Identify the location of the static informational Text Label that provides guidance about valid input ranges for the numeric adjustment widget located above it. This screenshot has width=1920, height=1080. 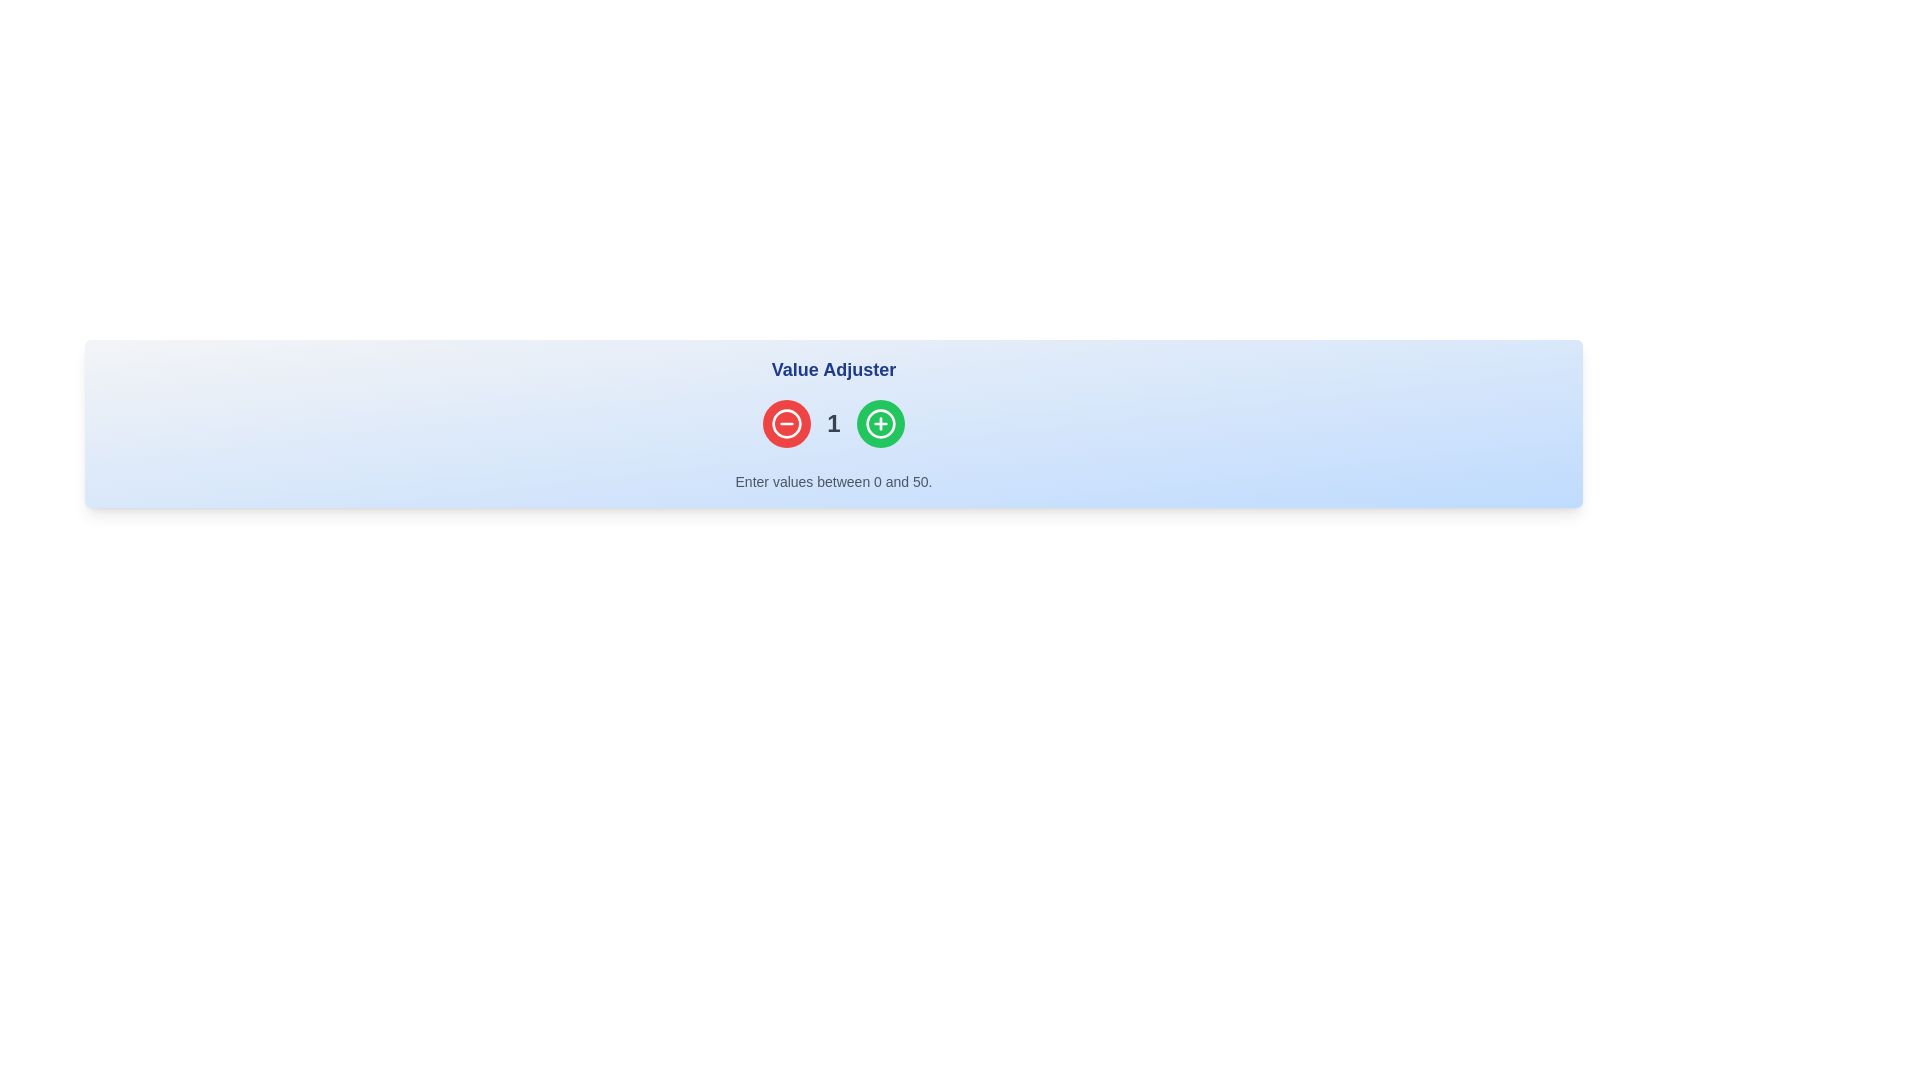
(834, 482).